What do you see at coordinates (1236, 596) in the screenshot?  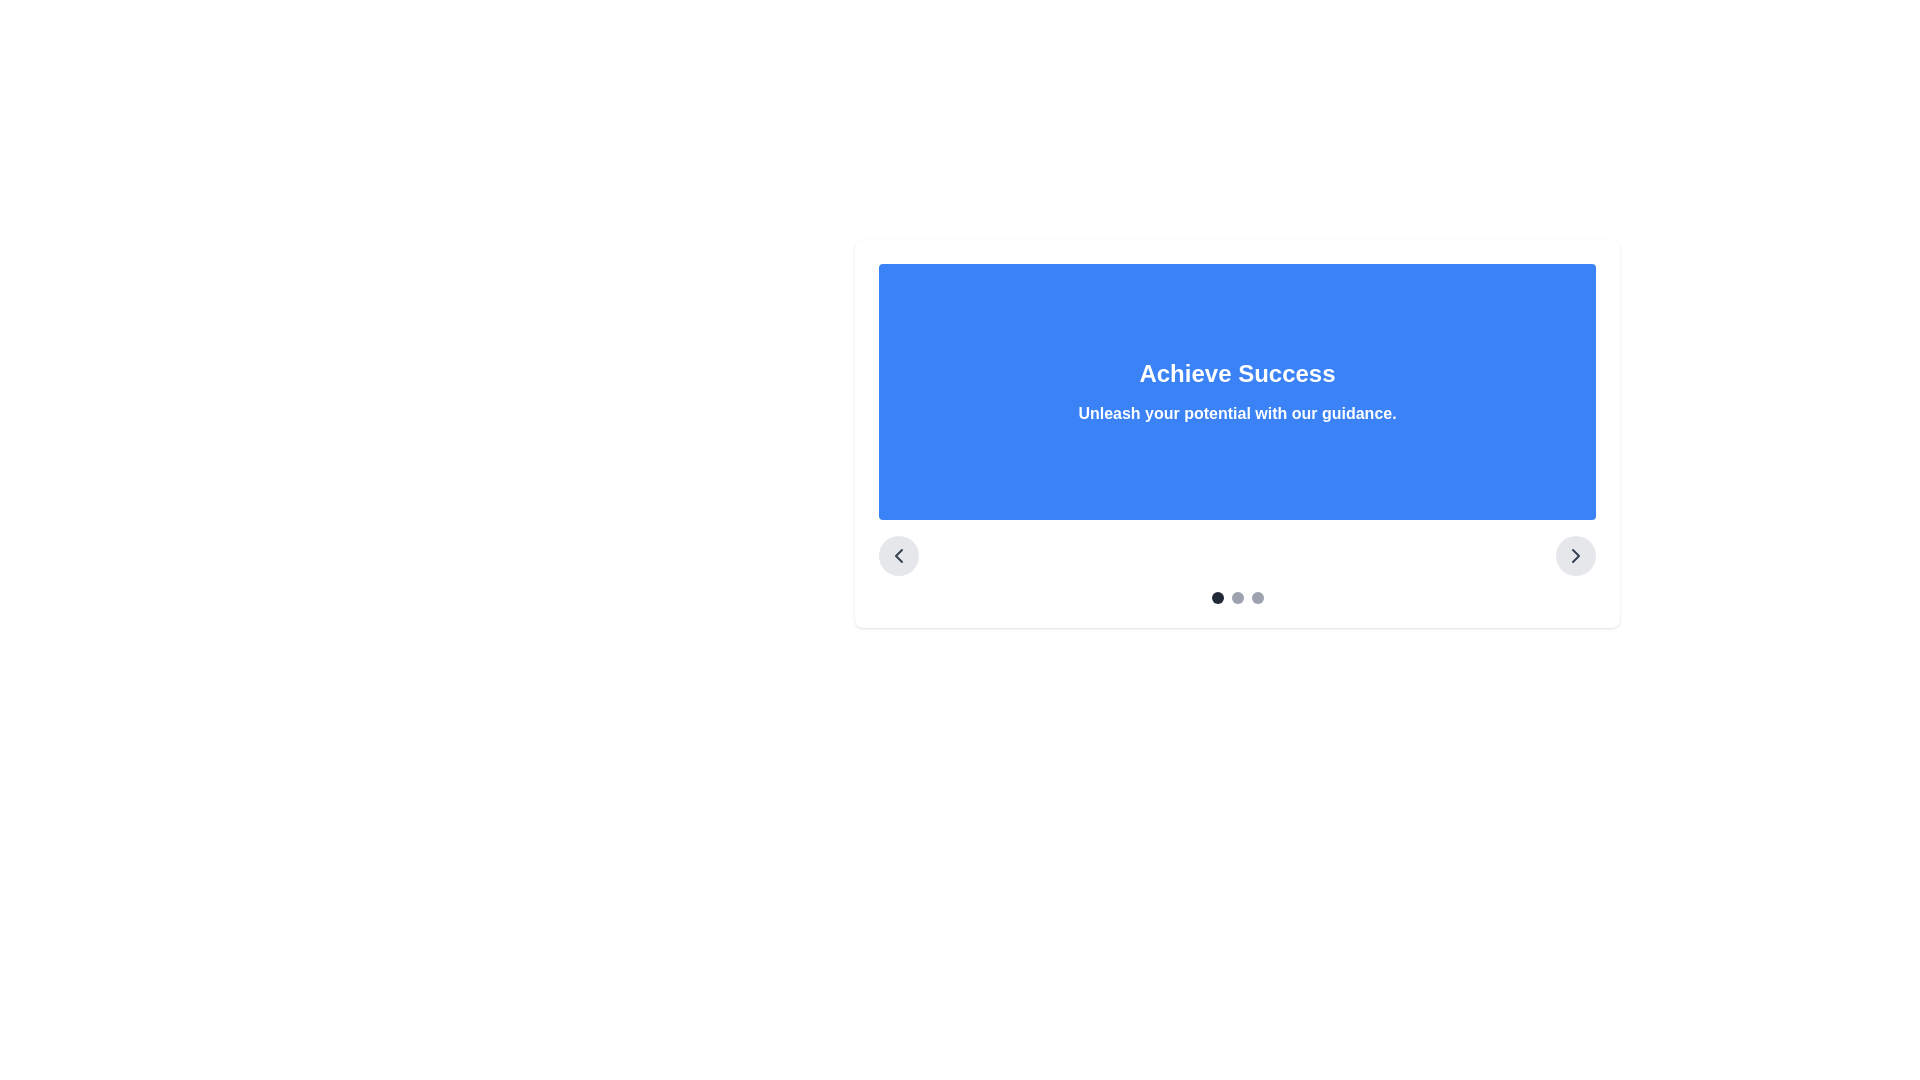 I see `the second circular dot in the pagination indicator` at bounding box center [1236, 596].